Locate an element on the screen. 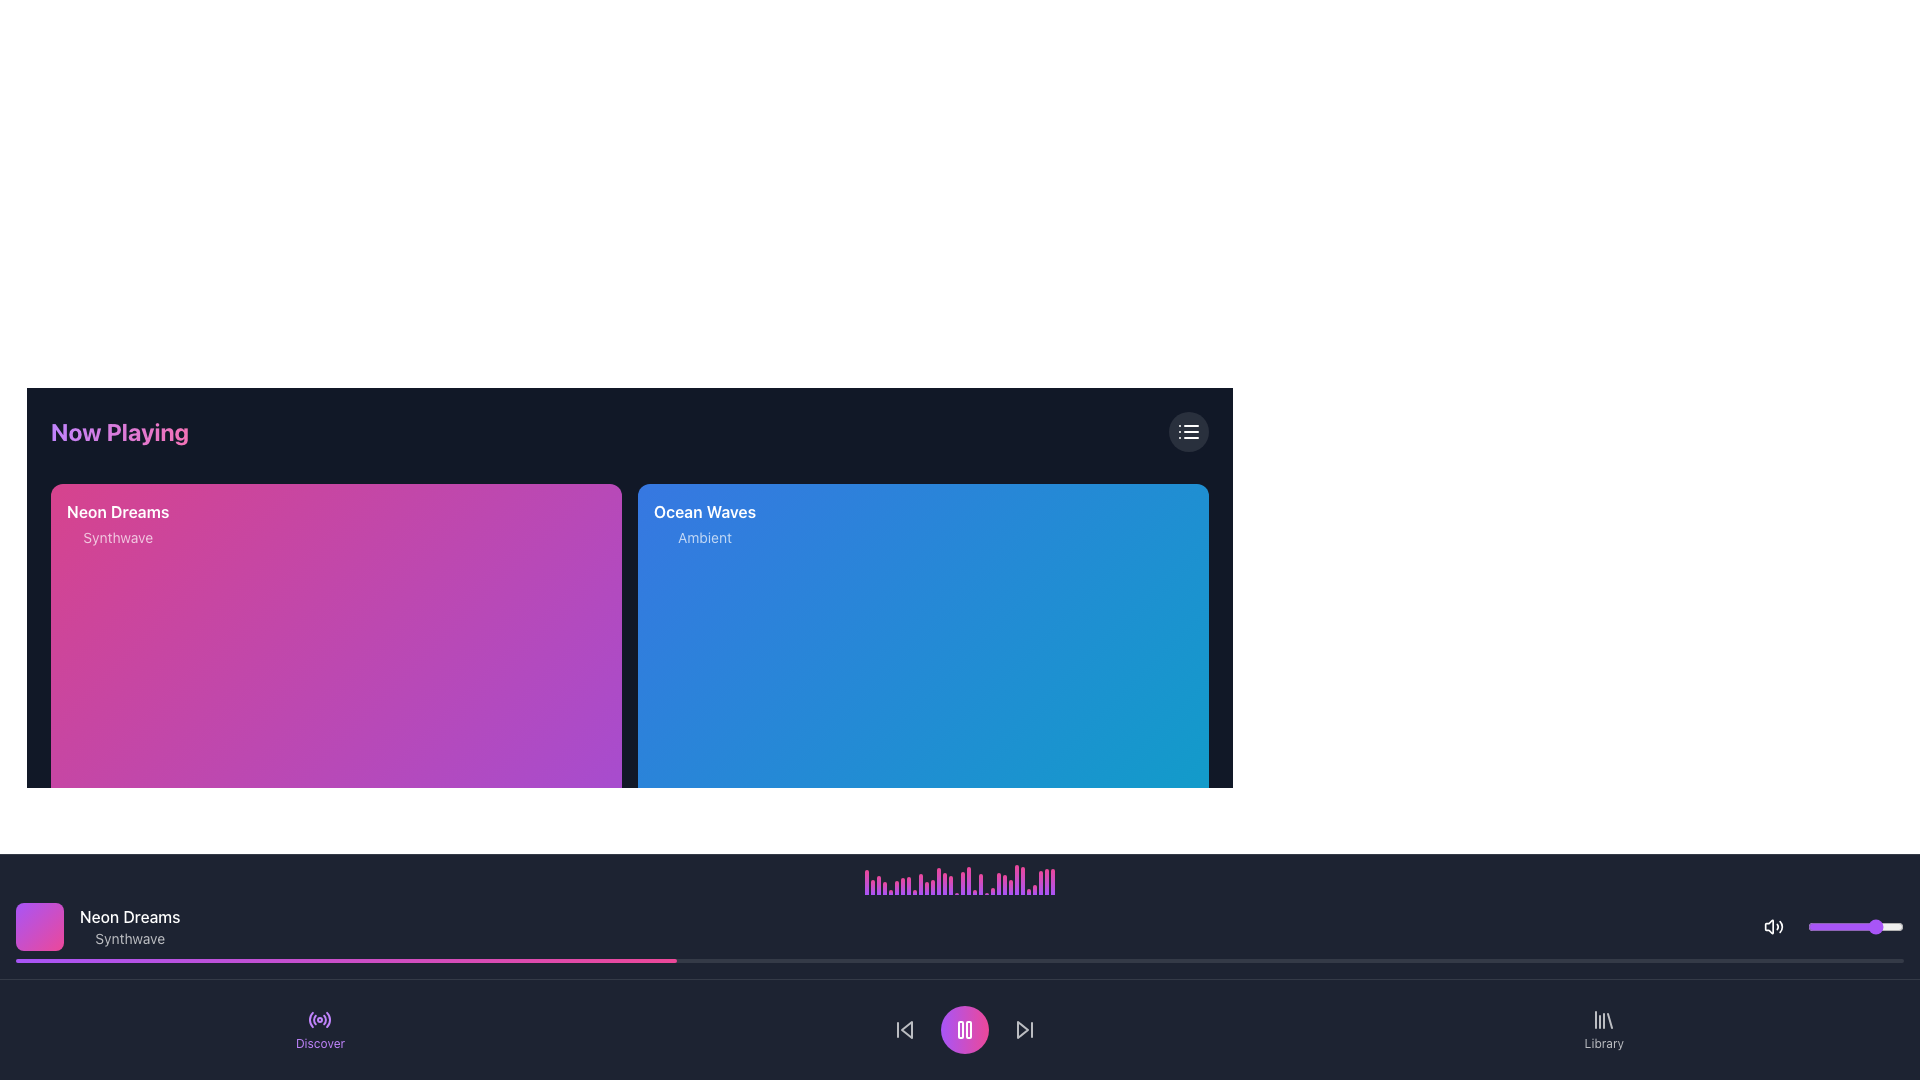  the slider is located at coordinates (1878, 926).